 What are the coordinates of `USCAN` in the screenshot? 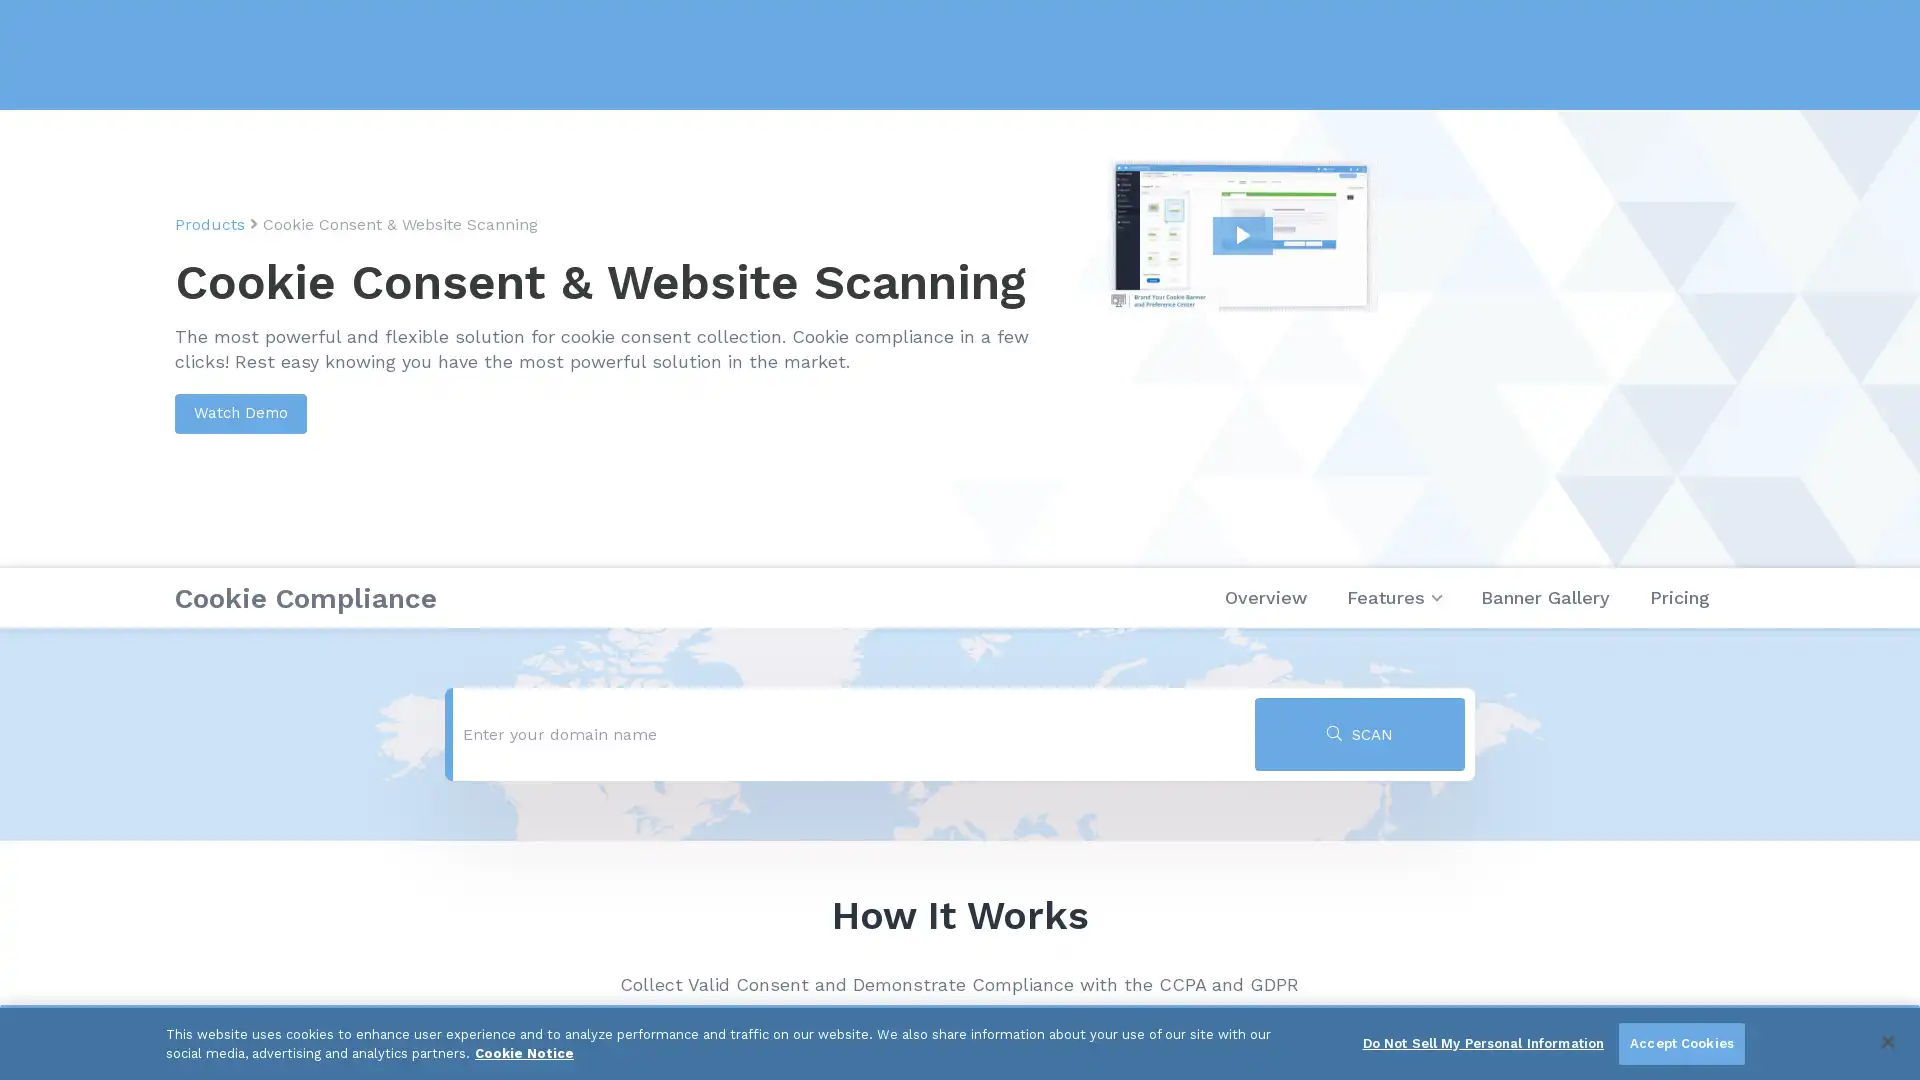 It's located at (1359, 735).